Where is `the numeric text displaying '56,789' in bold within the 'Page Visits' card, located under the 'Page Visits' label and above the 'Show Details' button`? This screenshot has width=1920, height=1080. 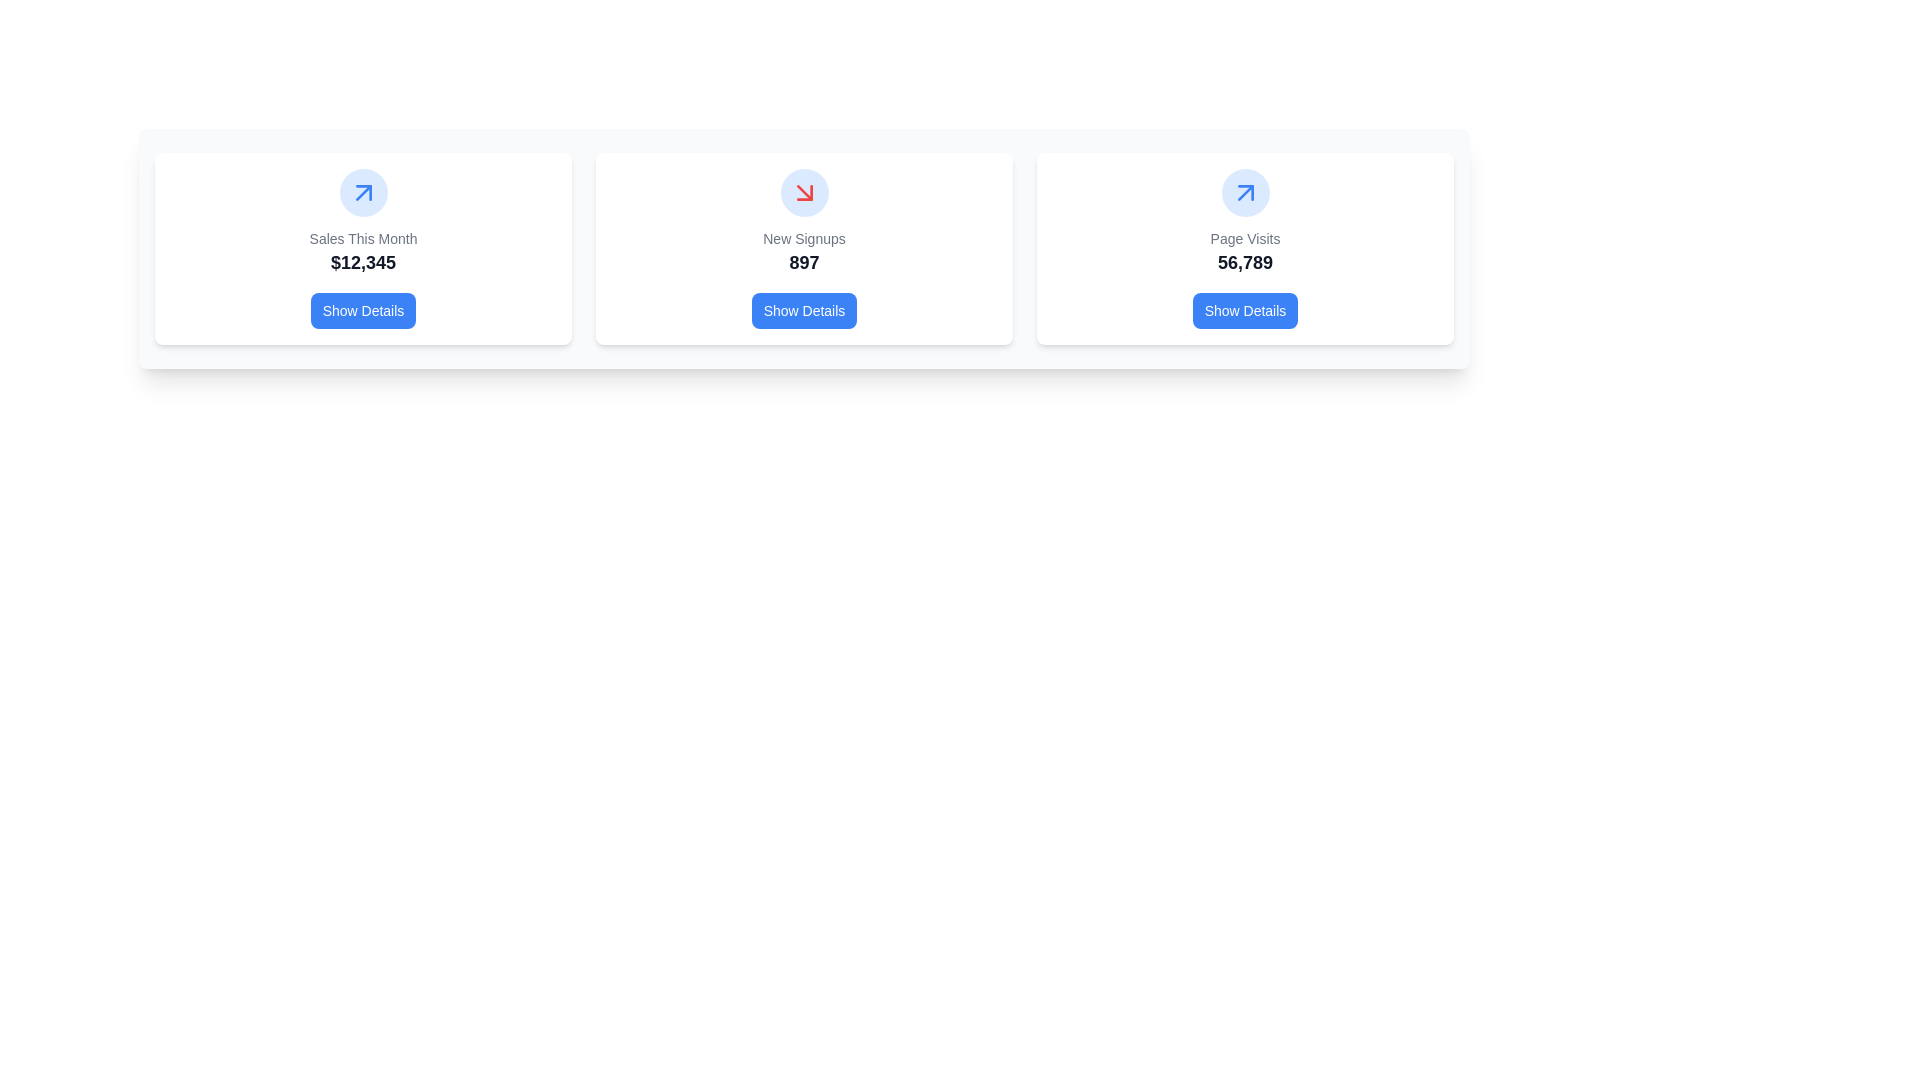 the numeric text displaying '56,789' in bold within the 'Page Visits' card, located under the 'Page Visits' label and above the 'Show Details' button is located at coordinates (1244, 261).